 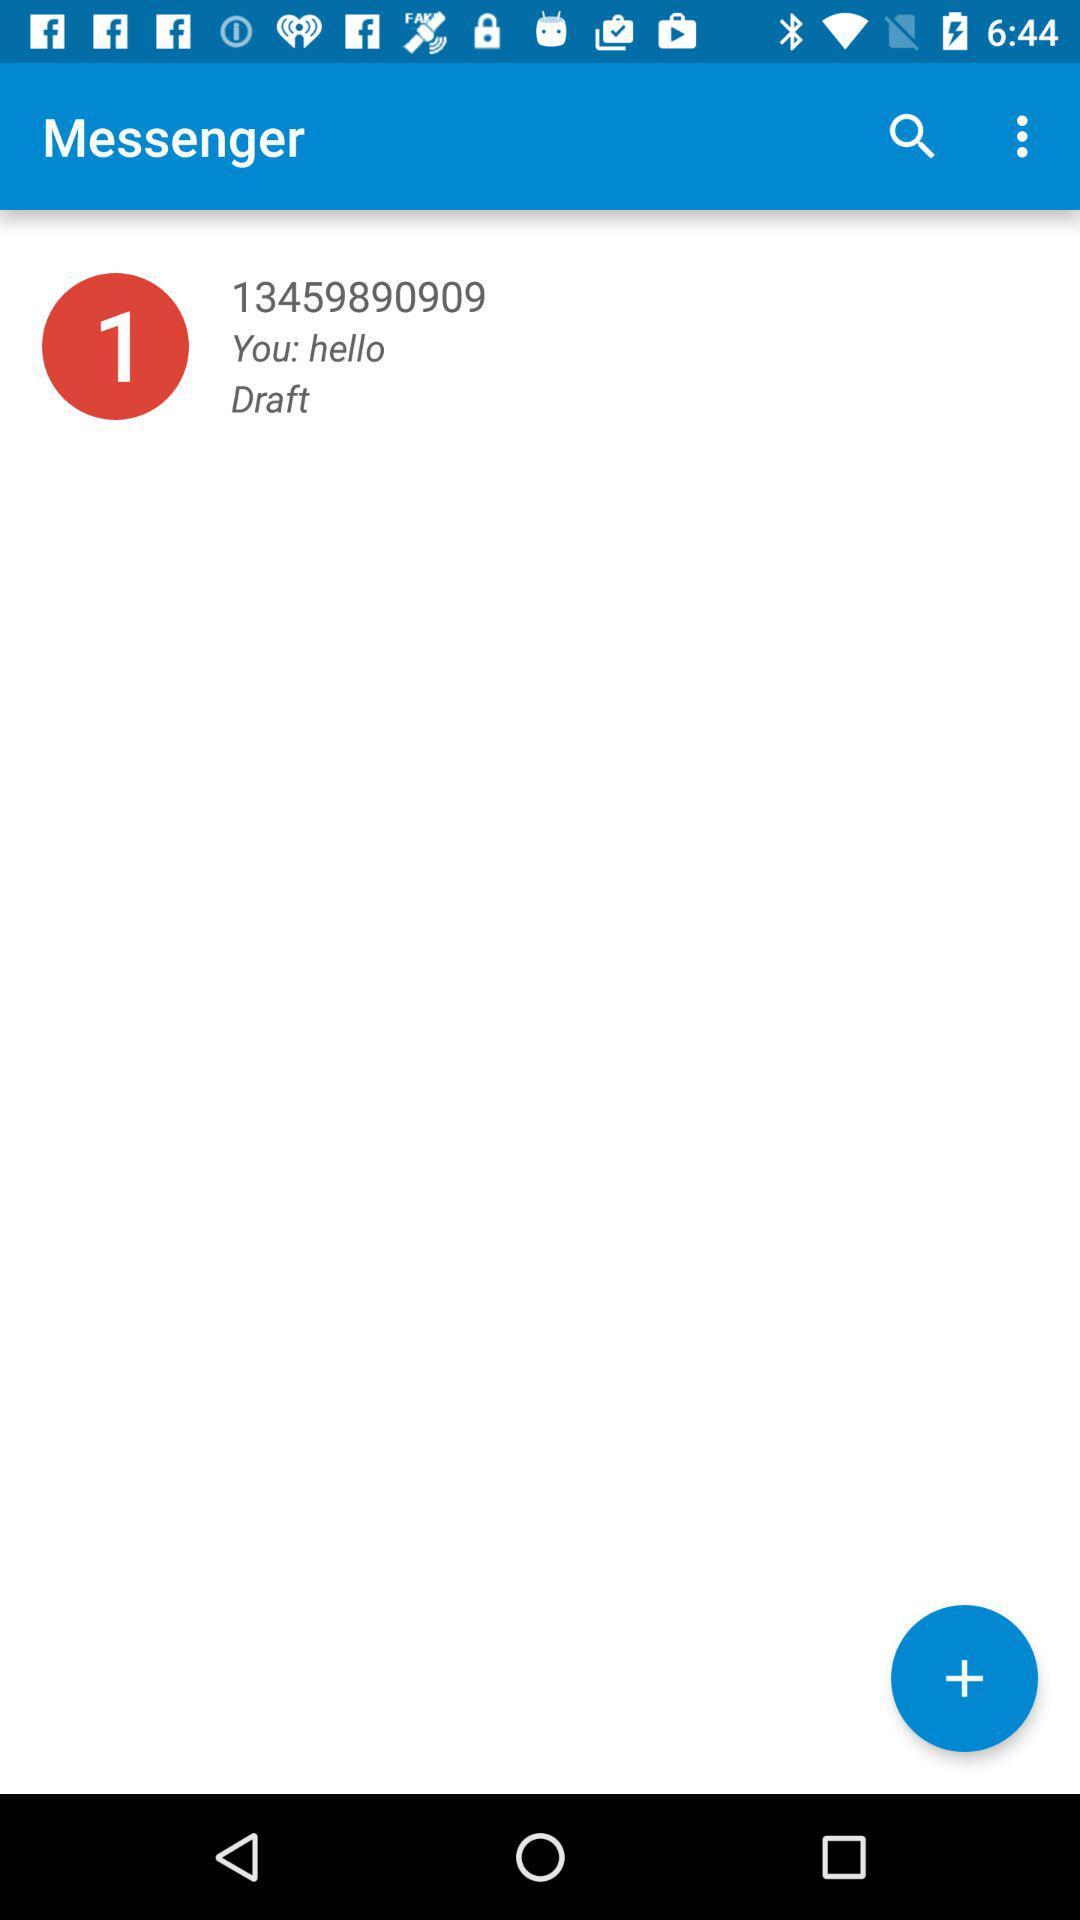 I want to click on the item above the you: hello, so click(x=911, y=135).